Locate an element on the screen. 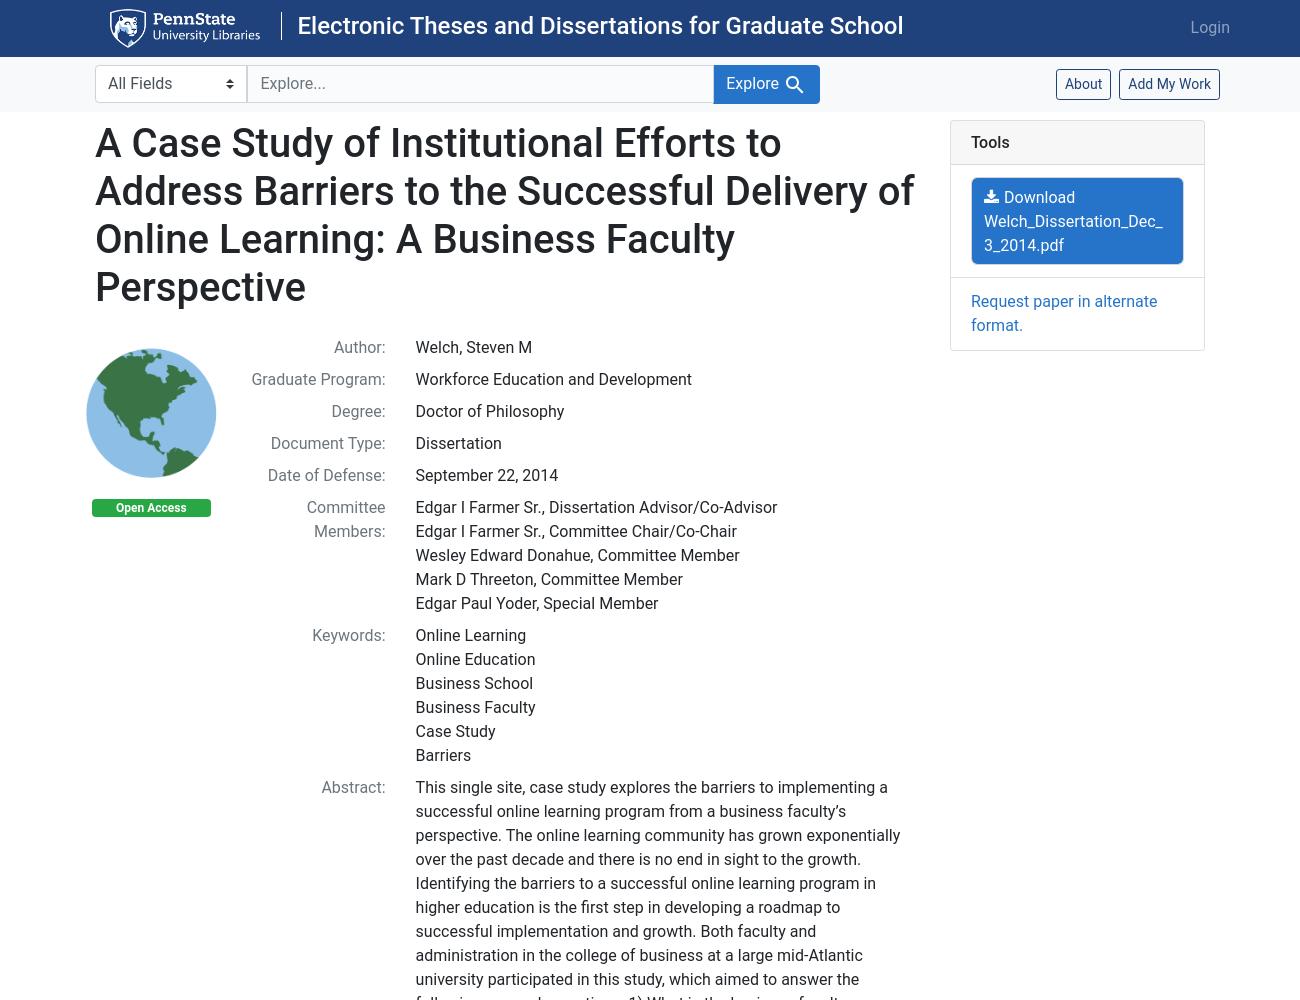  'Edgar I Farmer Sr., Dissertation Advisor/Co-Advisor' is located at coordinates (414, 506).